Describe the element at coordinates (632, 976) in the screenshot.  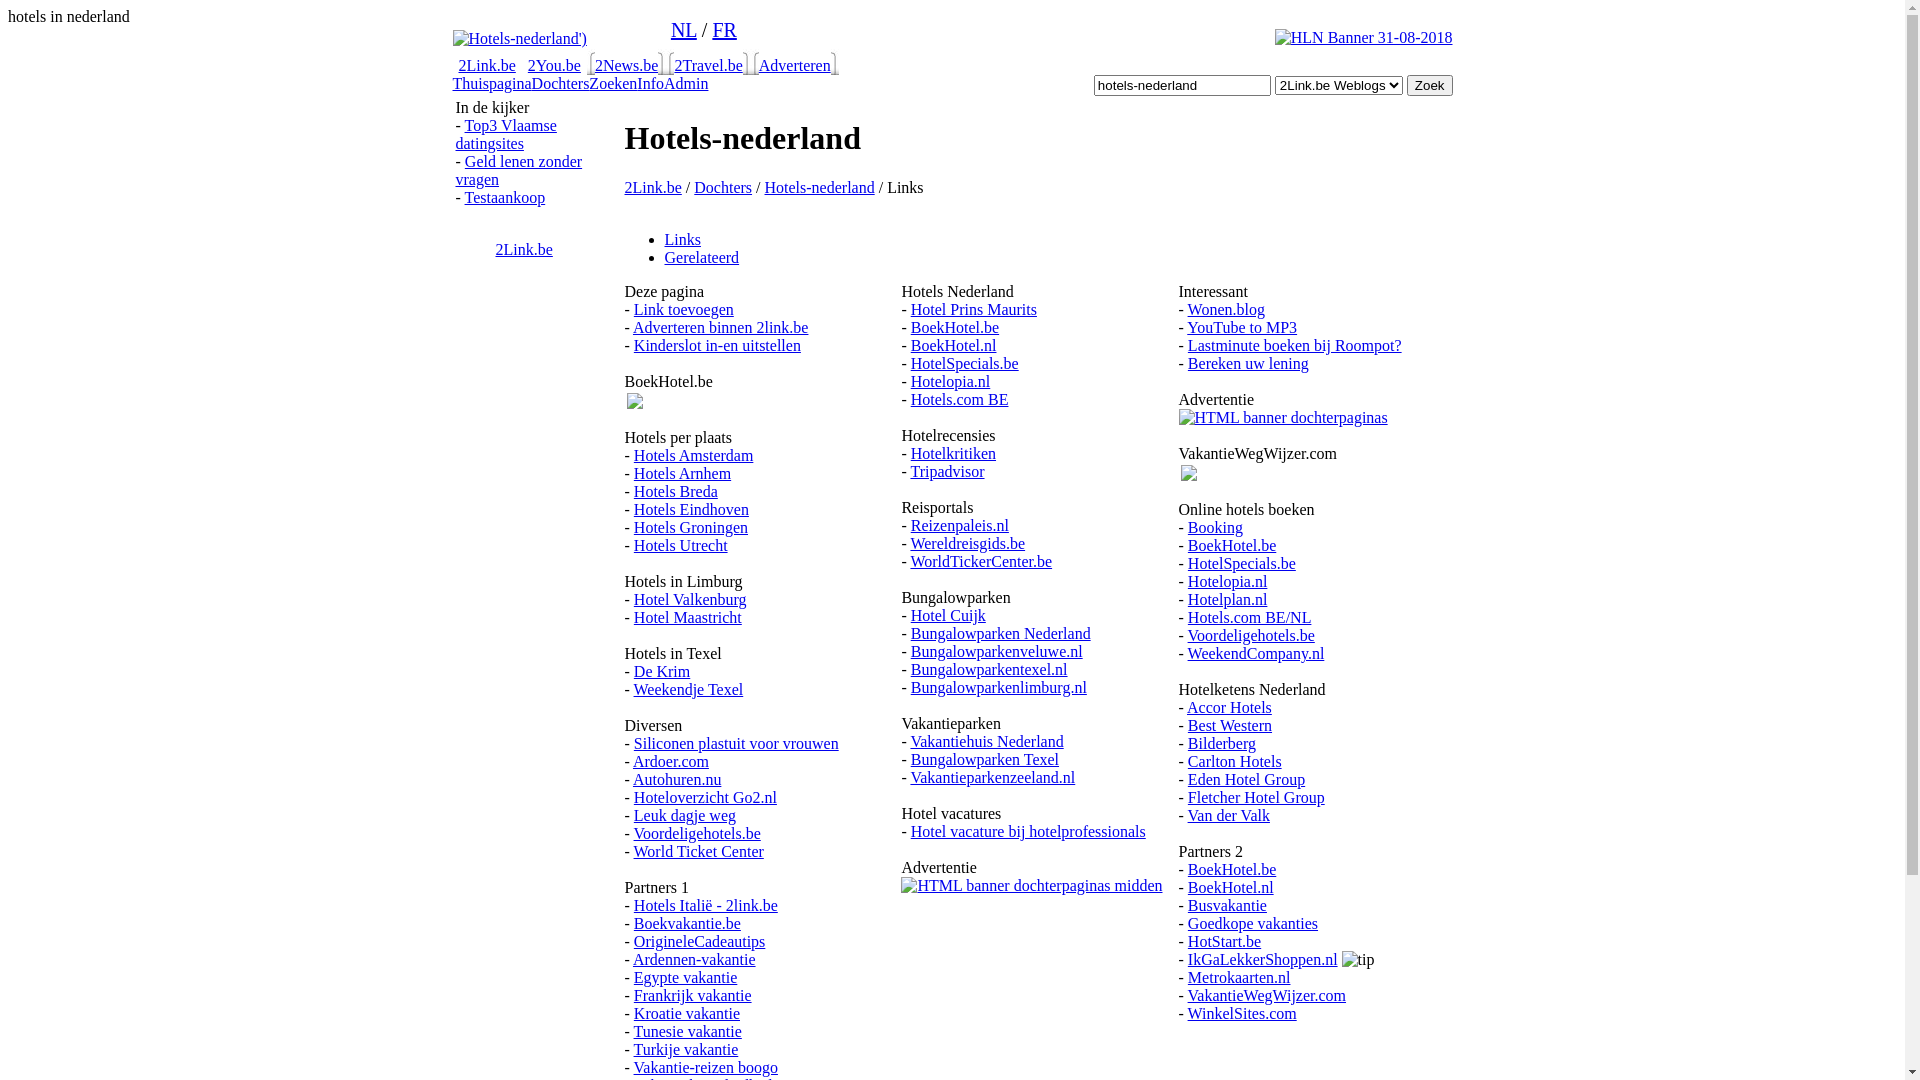
I see `'Egypte vakantie'` at that location.